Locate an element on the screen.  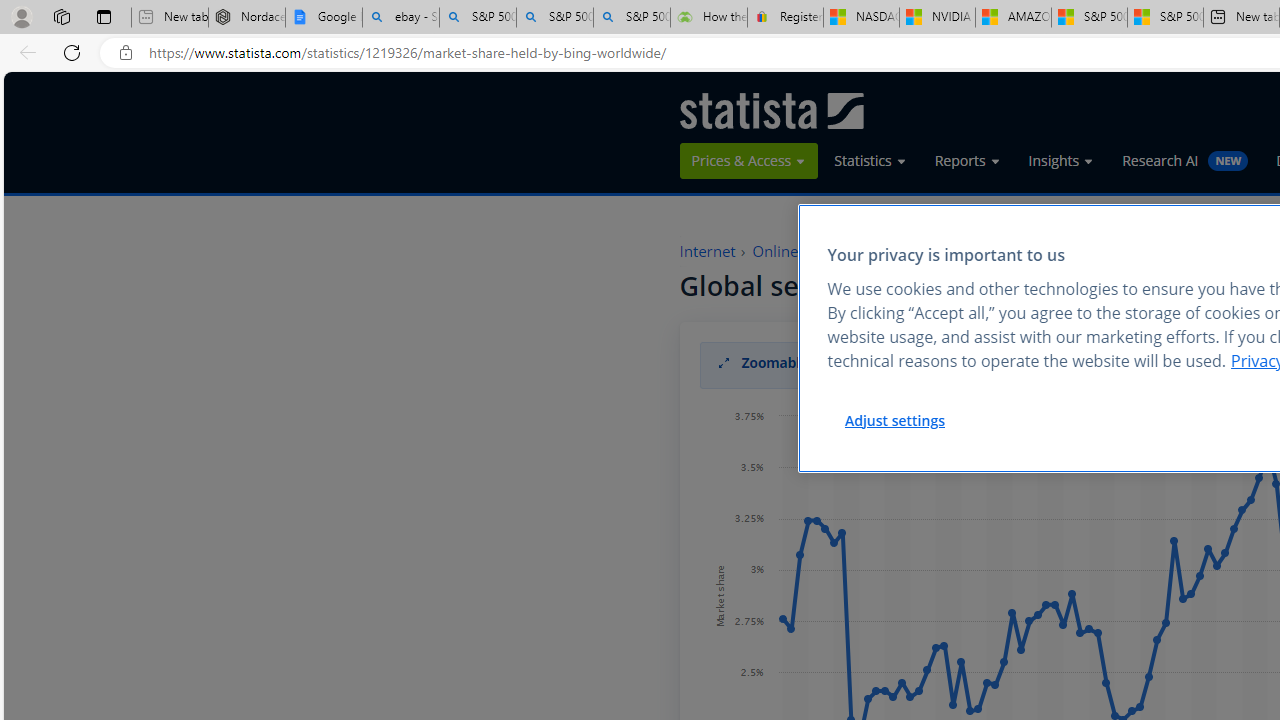
'S&P 500 - Search' is located at coordinates (554, 17).